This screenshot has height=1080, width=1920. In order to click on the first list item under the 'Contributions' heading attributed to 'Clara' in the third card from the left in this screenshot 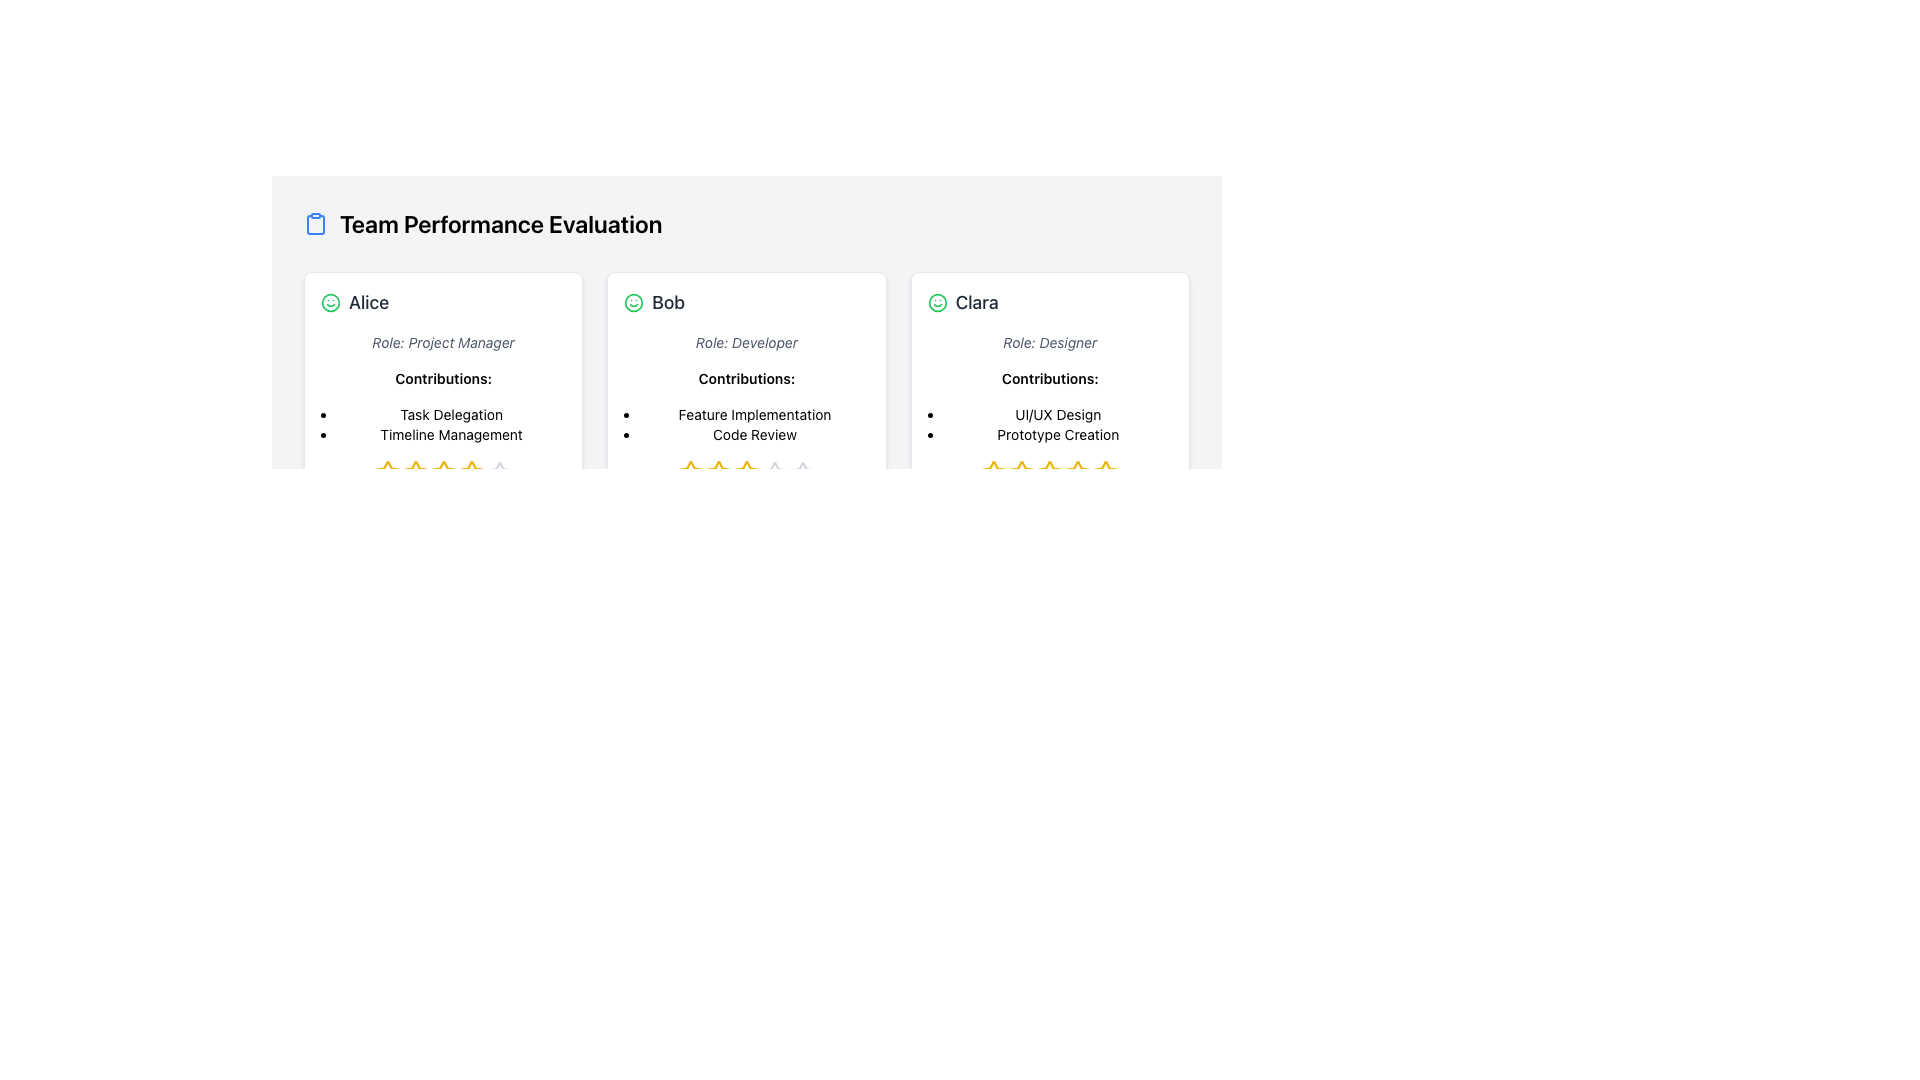, I will do `click(1057, 414)`.